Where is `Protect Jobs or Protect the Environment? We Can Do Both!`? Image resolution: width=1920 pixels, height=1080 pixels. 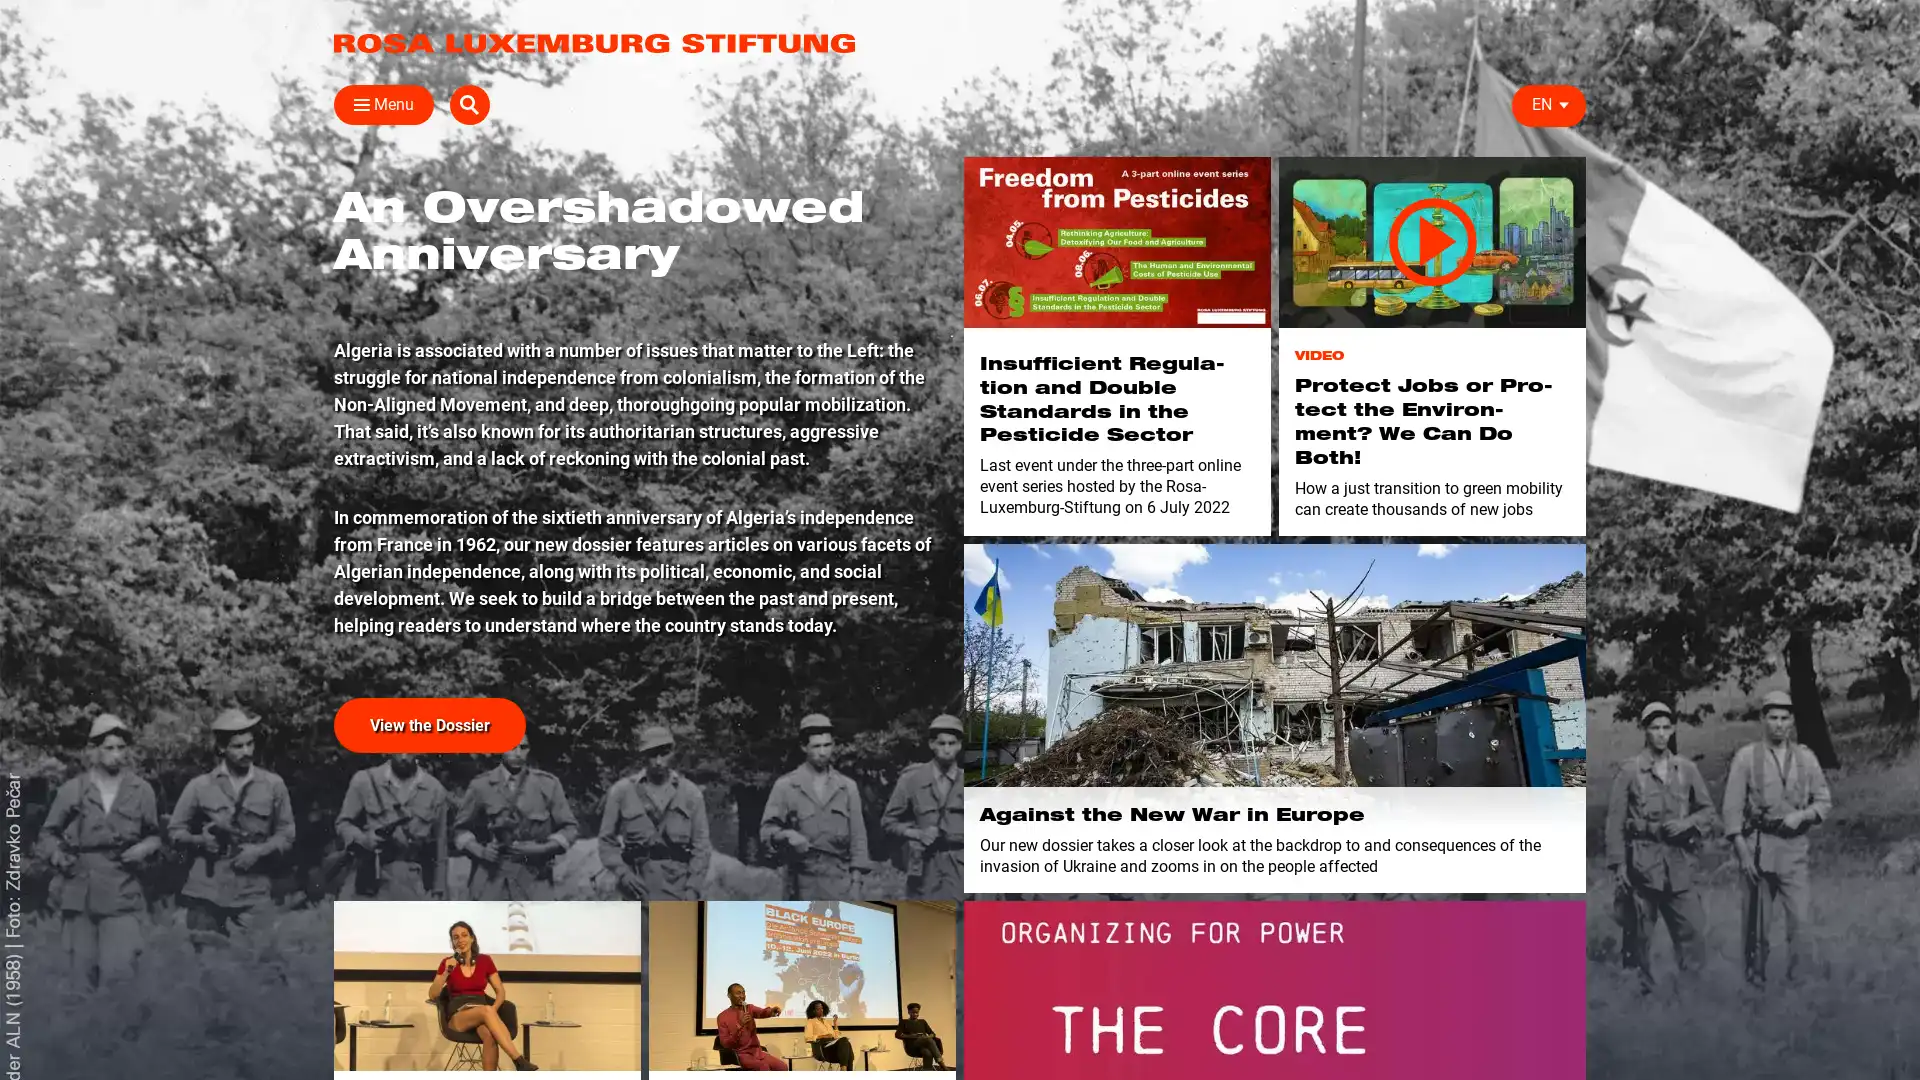
Protect Jobs or Protect the Environment? We Can Do Both! is located at coordinates (1431, 241).